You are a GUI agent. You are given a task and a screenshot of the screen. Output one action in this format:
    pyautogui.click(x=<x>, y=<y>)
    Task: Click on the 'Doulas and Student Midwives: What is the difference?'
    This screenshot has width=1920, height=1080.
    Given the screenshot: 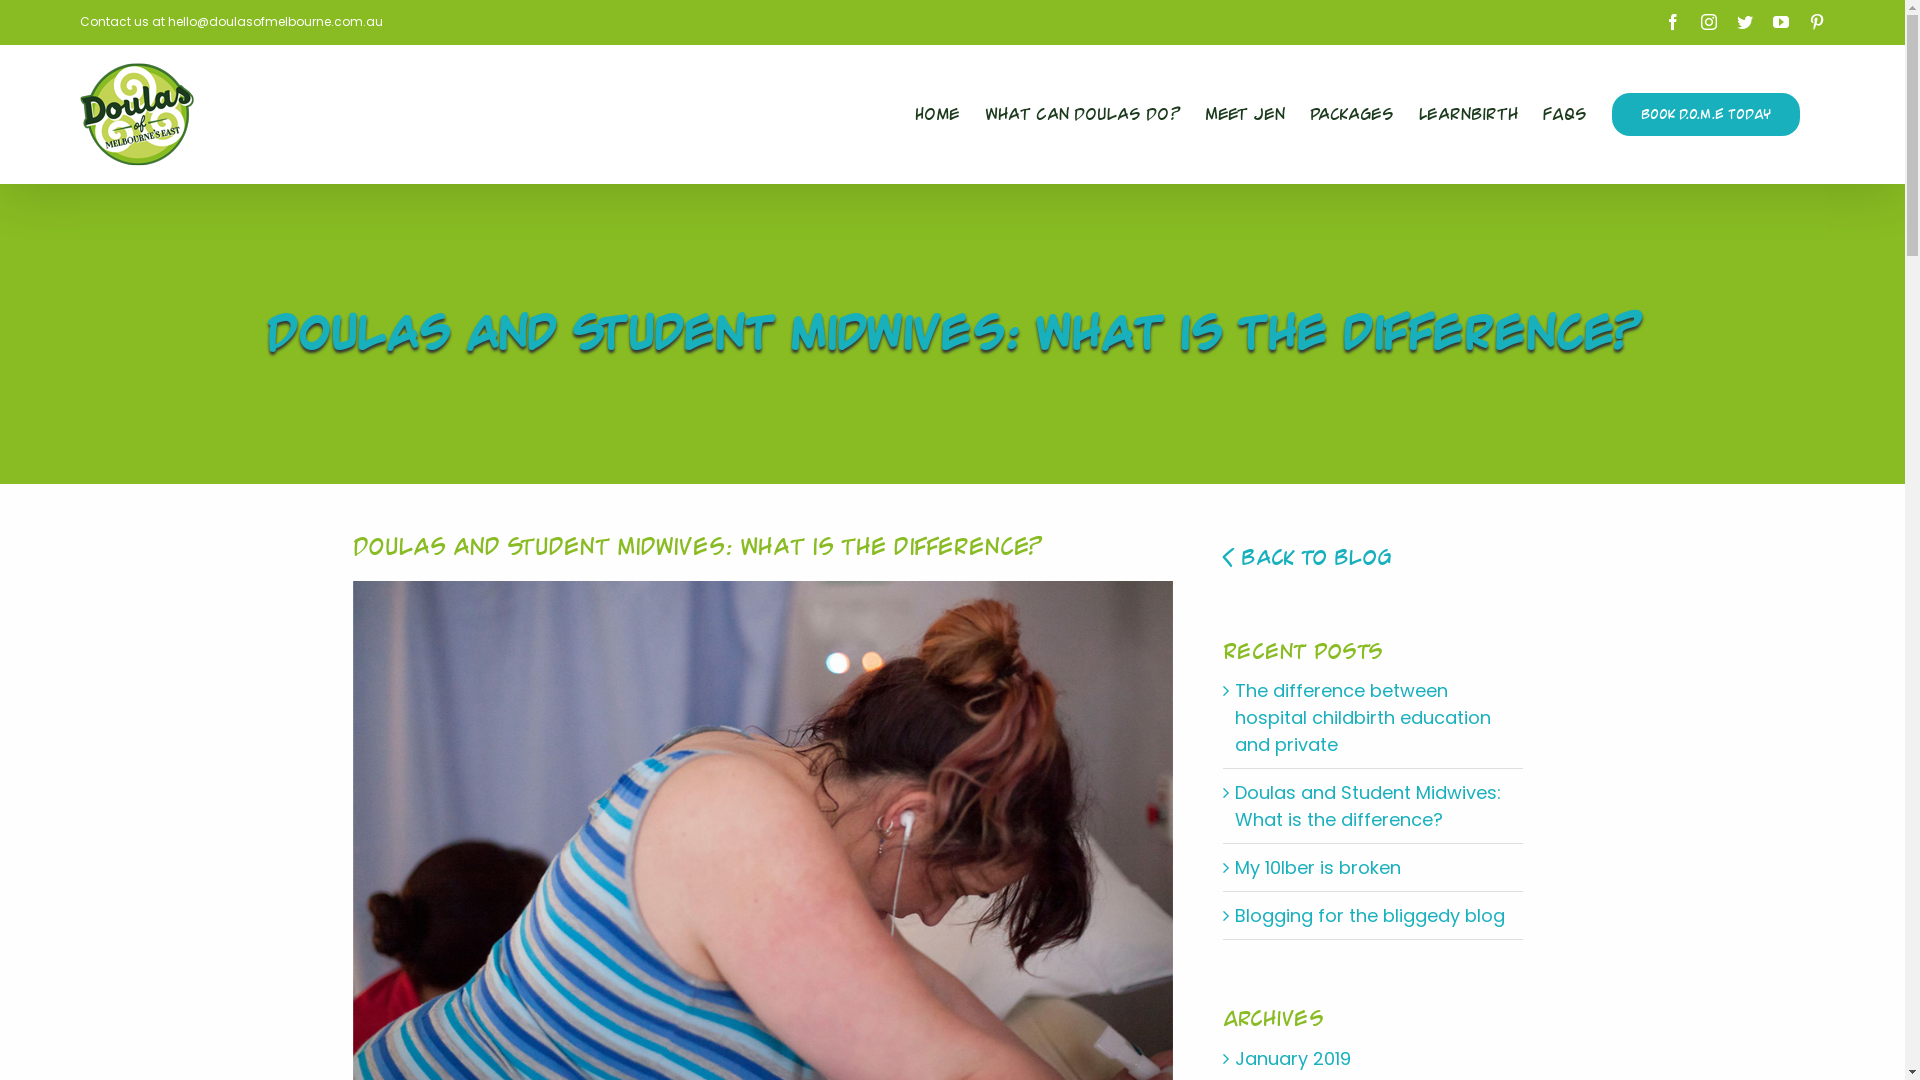 What is the action you would take?
    pyautogui.click(x=1366, y=805)
    